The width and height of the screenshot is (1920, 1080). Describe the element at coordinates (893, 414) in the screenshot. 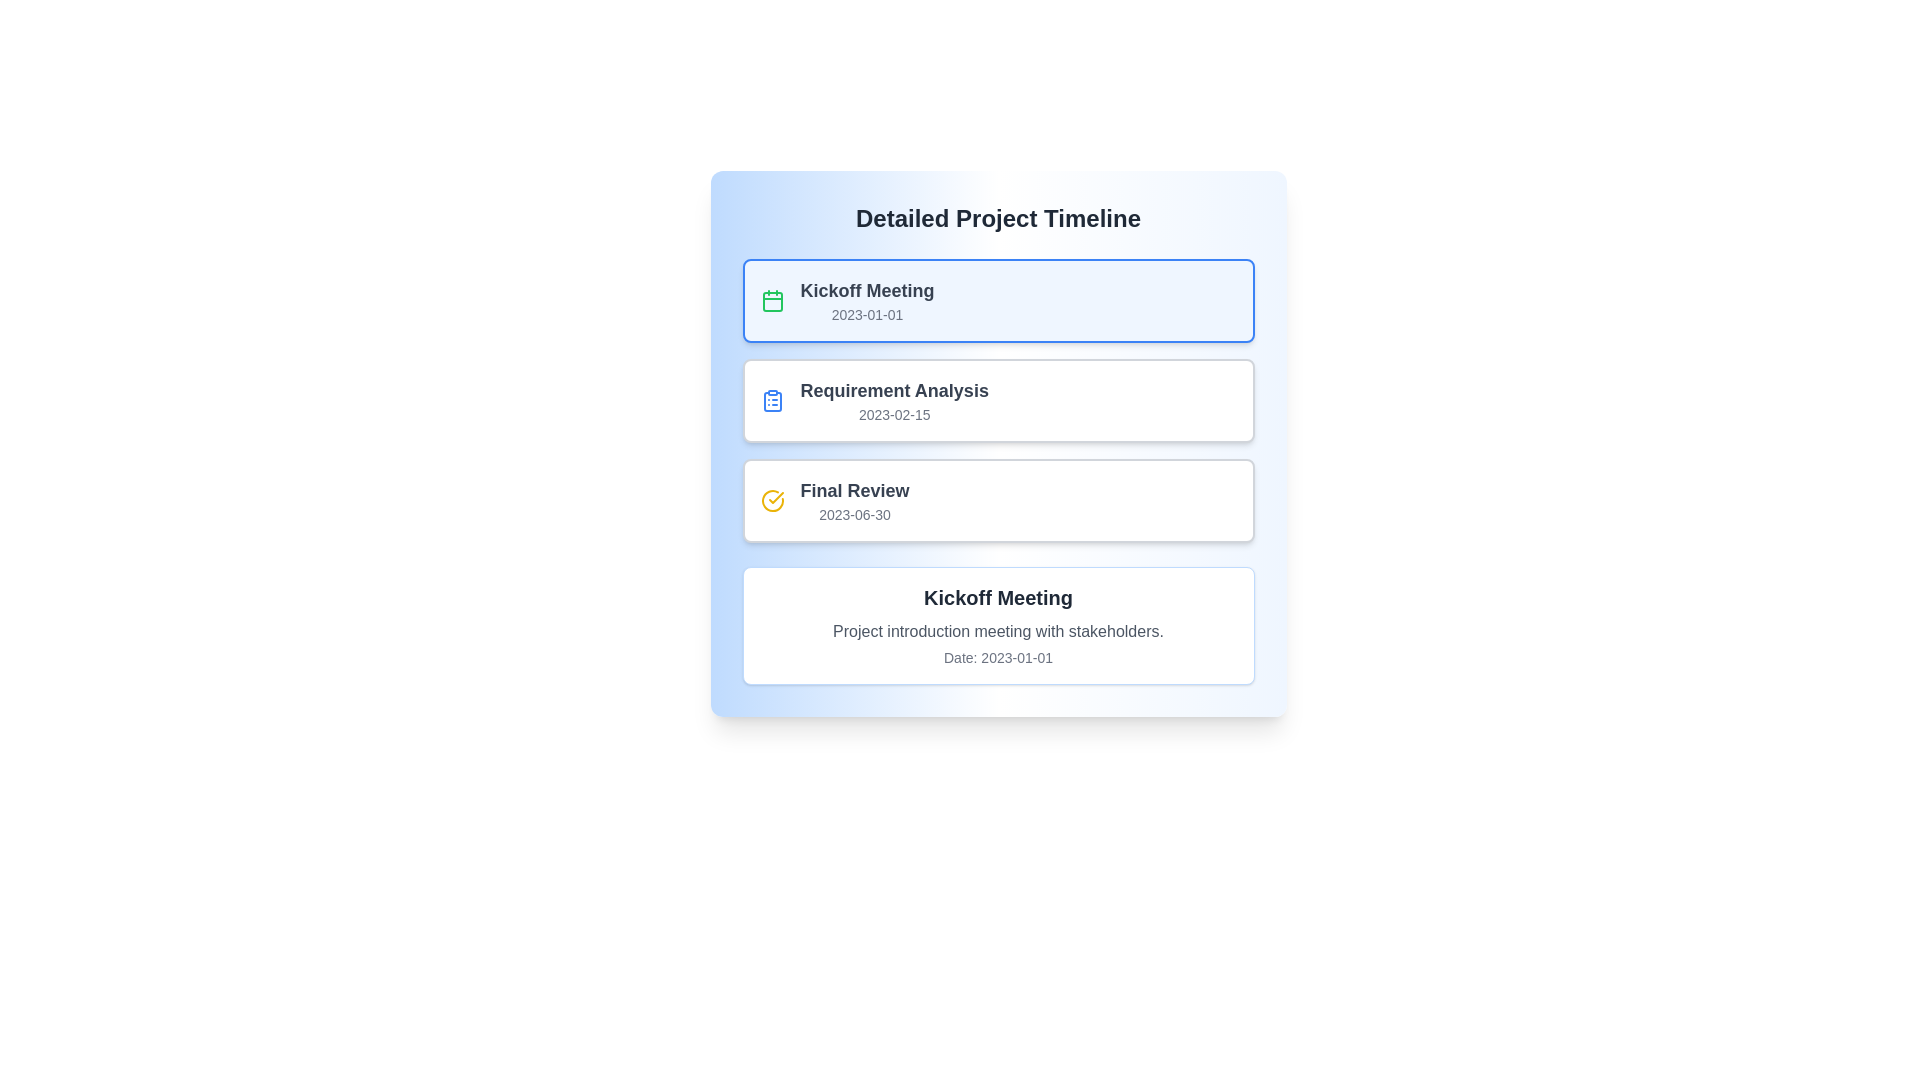

I see `the text display showing the date '2023-02-15', which is located below 'Requirement Analysis' in the timeline layout` at that location.